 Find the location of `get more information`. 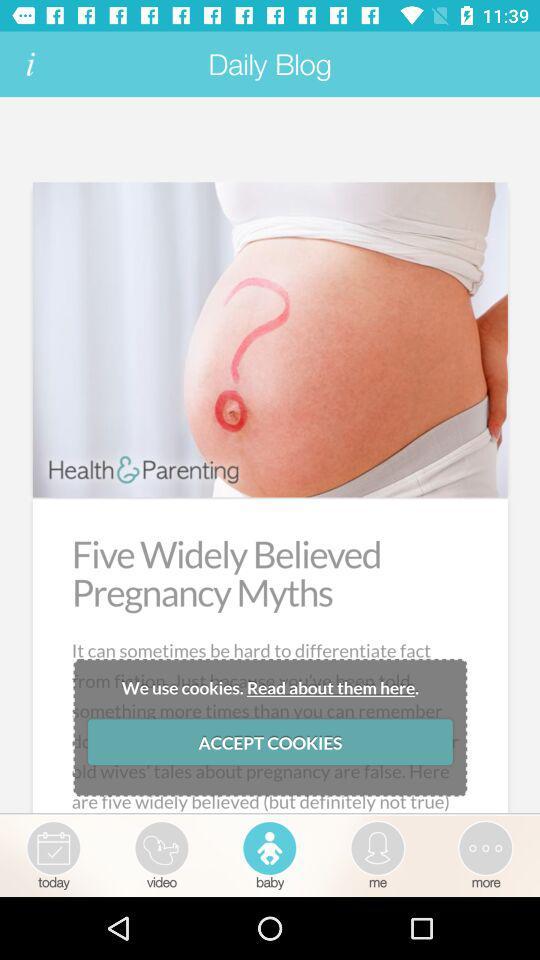

get more information is located at coordinates (29, 64).